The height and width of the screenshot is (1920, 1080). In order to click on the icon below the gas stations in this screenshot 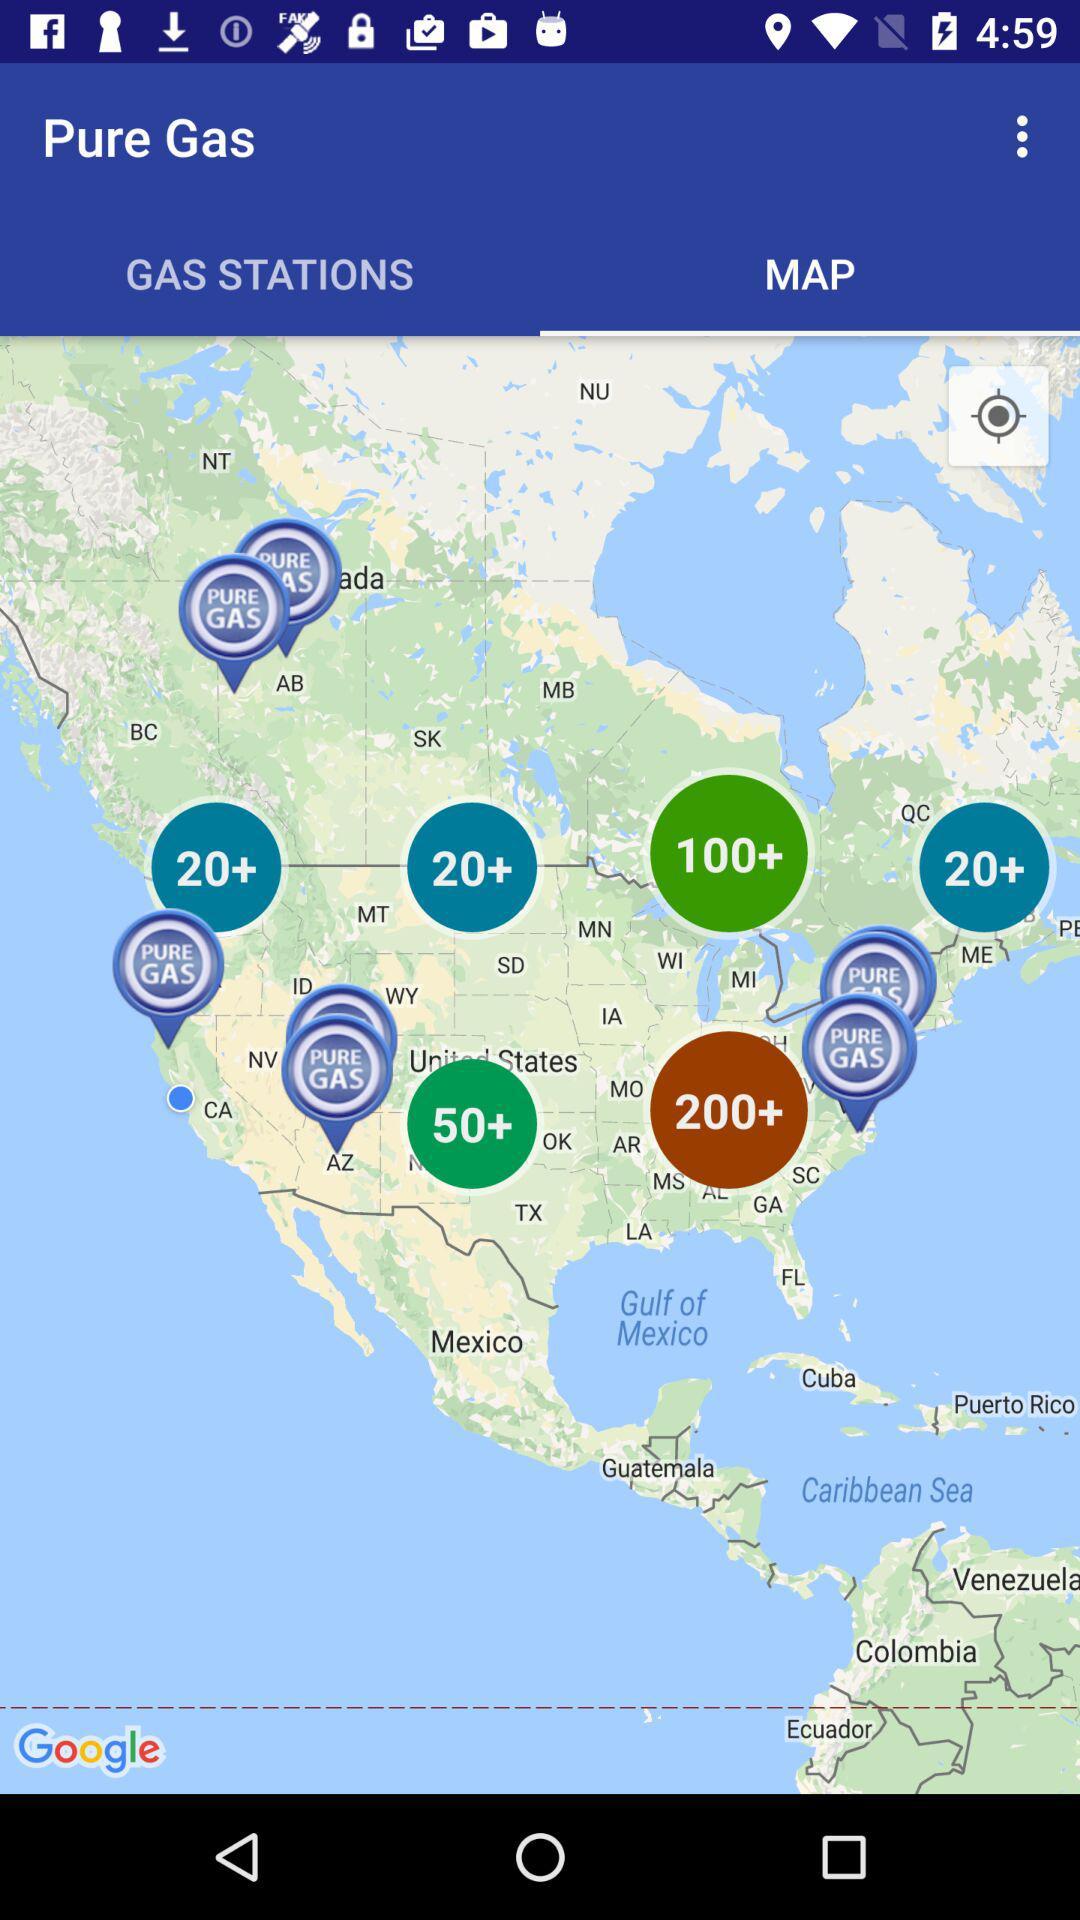, I will do `click(540, 1064)`.